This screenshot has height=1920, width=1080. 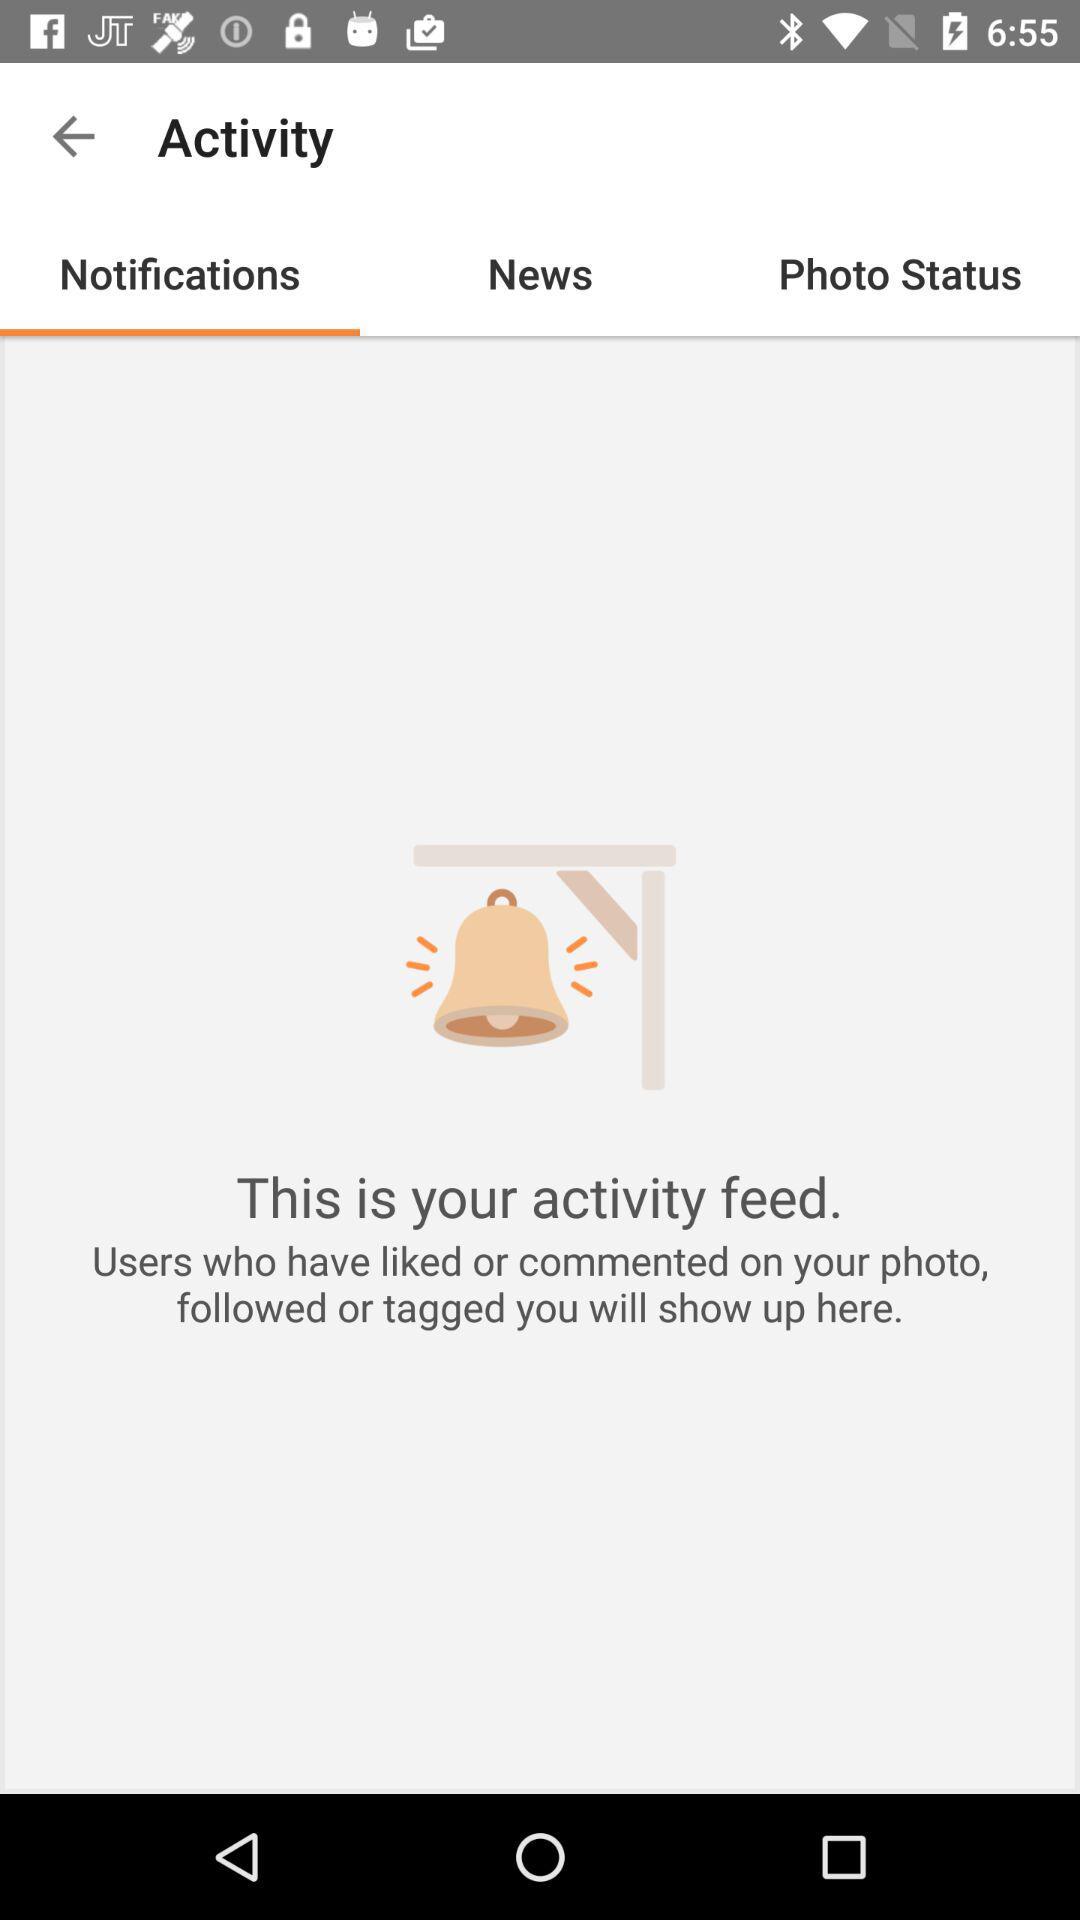 I want to click on the item to the left of the activity app, so click(x=72, y=135).